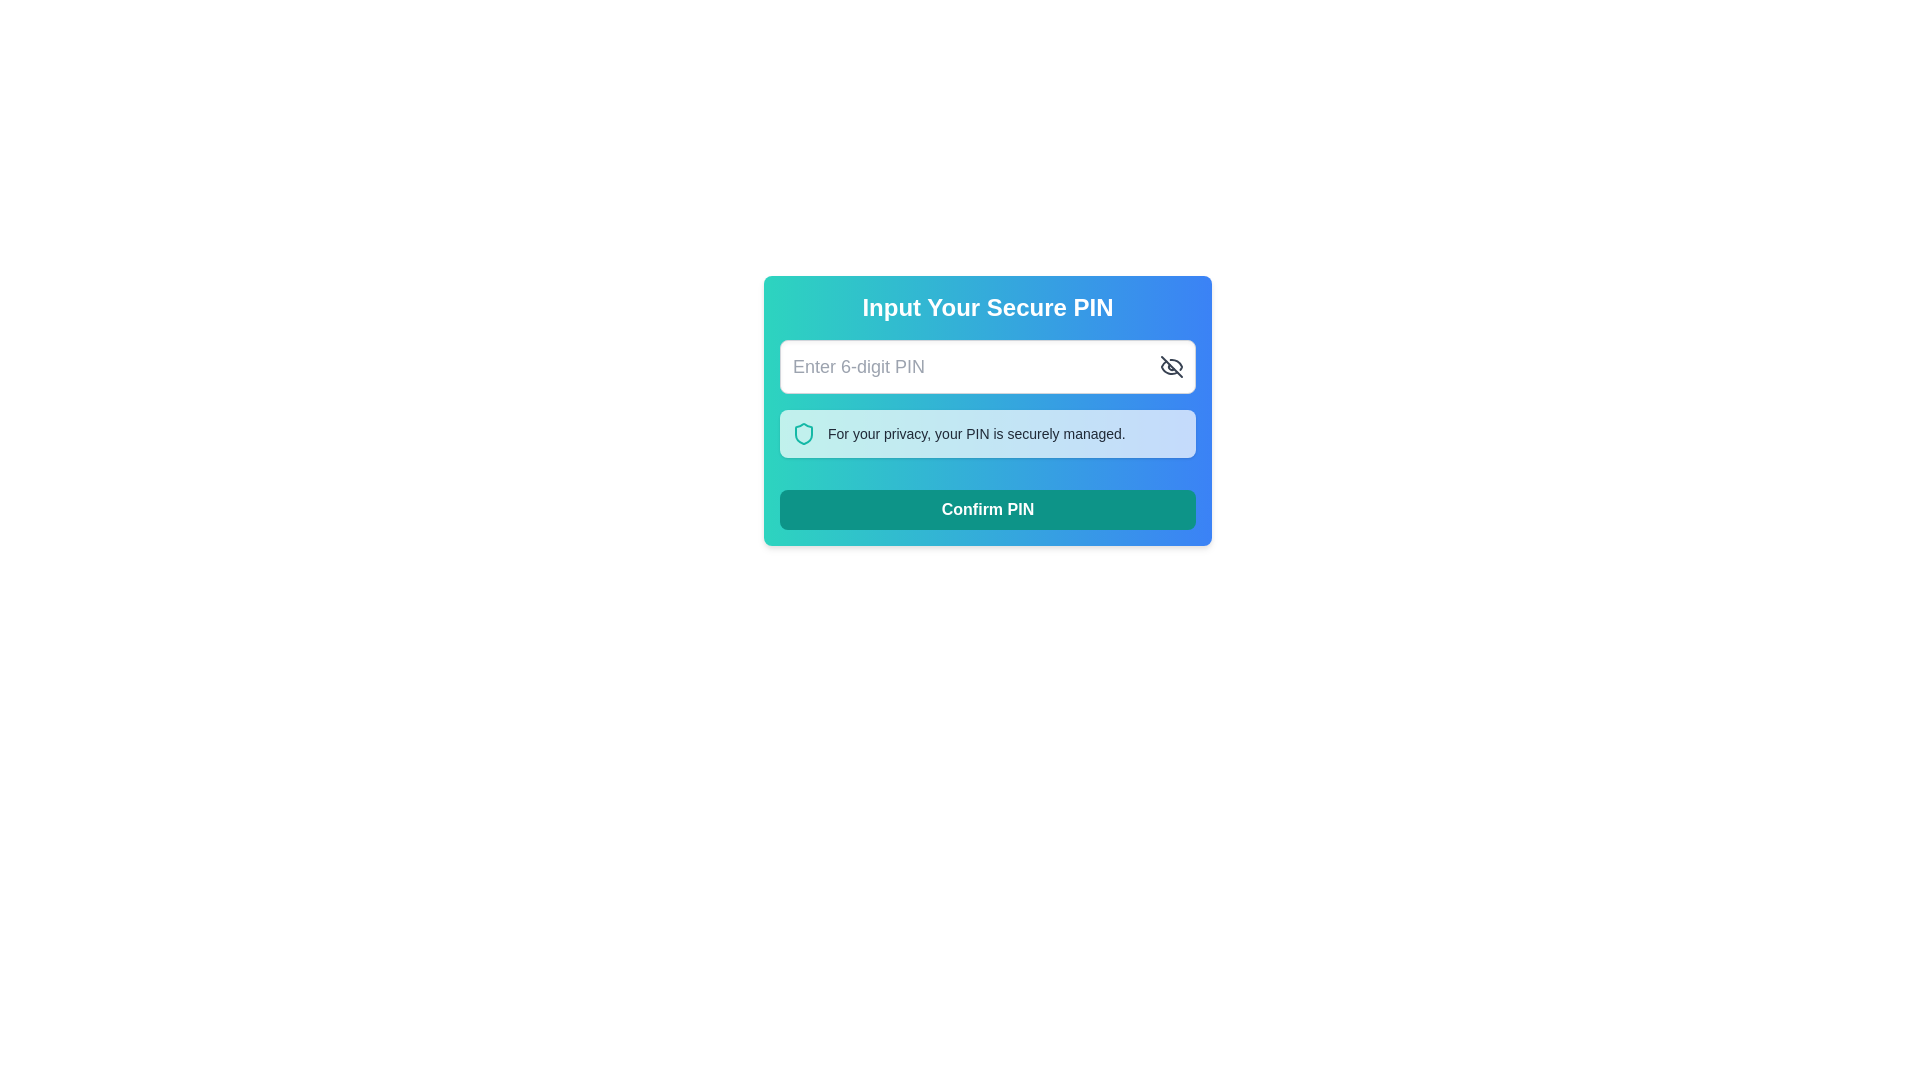 Image resolution: width=1920 pixels, height=1080 pixels. I want to click on the informational banner that has a light bluish-white background, rounded corners, a teal shield icon on the left, and the text 'For your privacy, your PIN is securely managed.', so click(988, 433).